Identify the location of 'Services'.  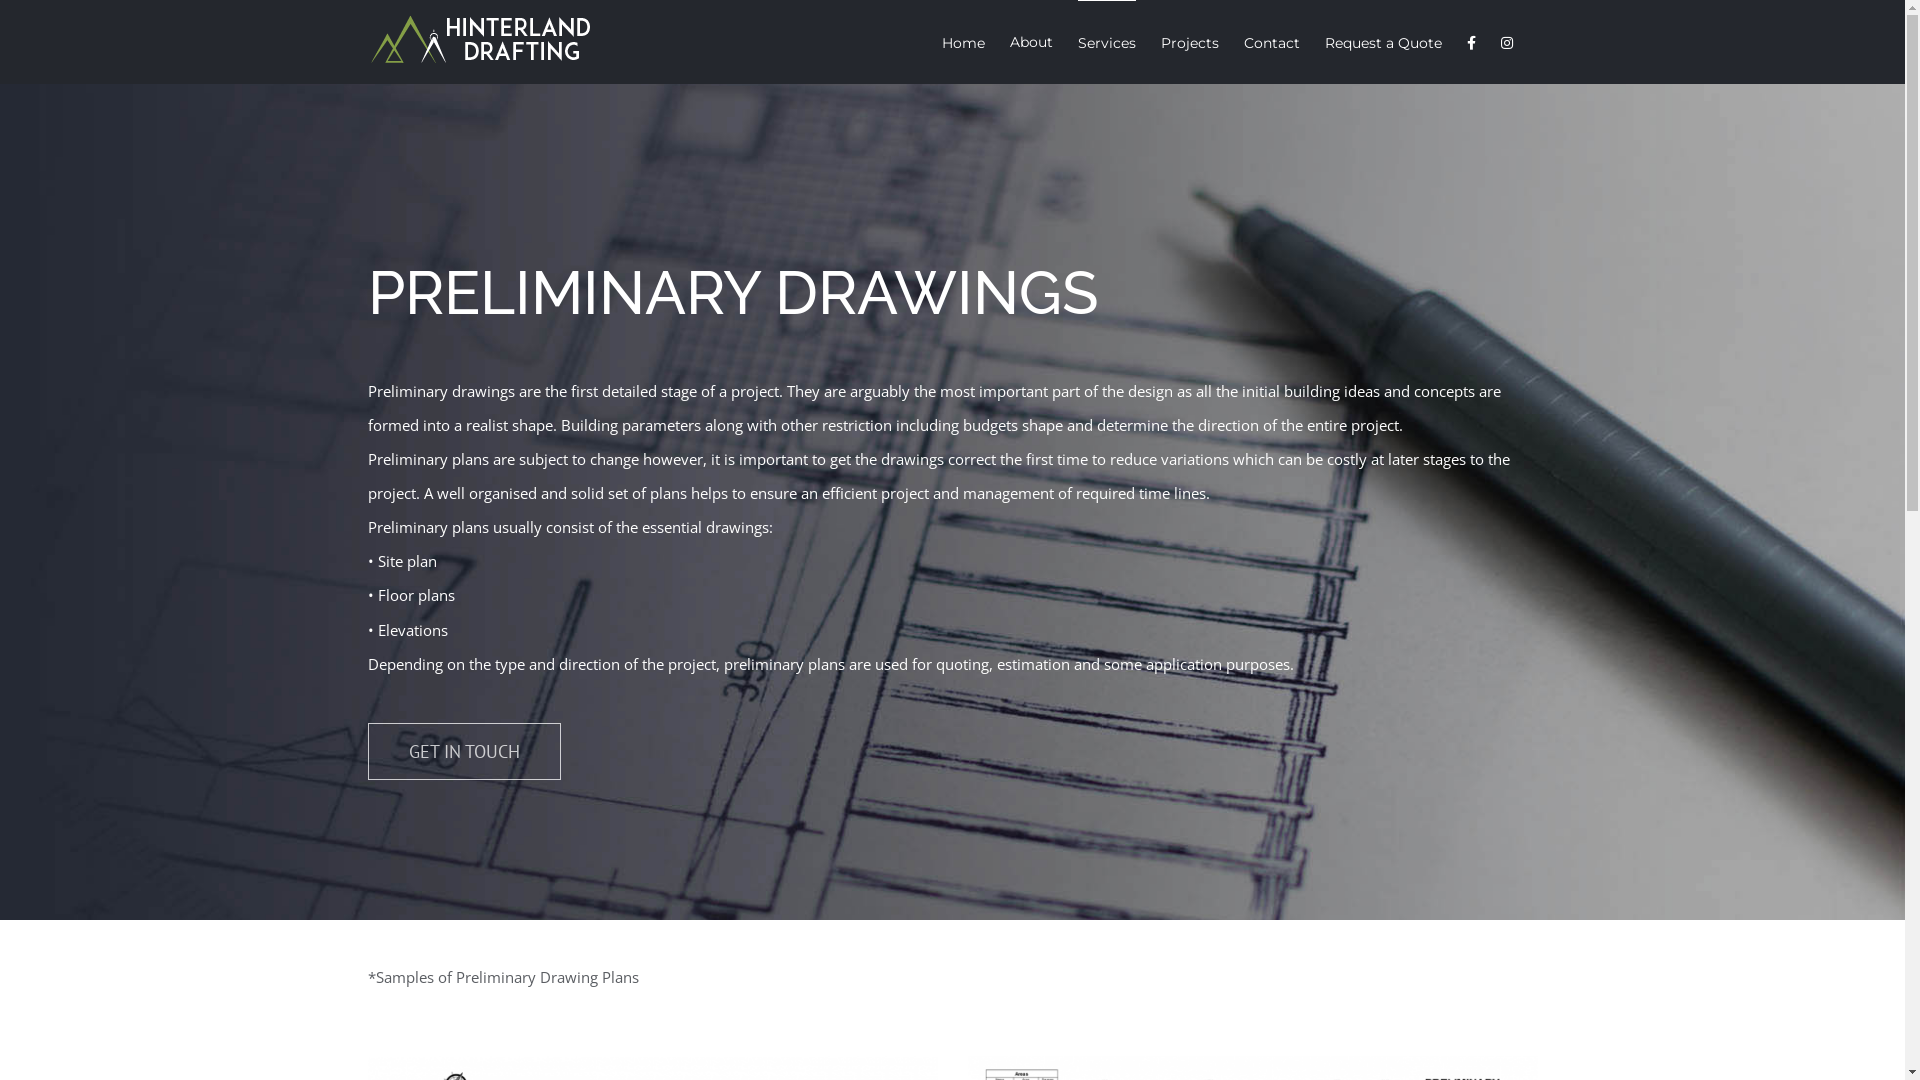
(1106, 42).